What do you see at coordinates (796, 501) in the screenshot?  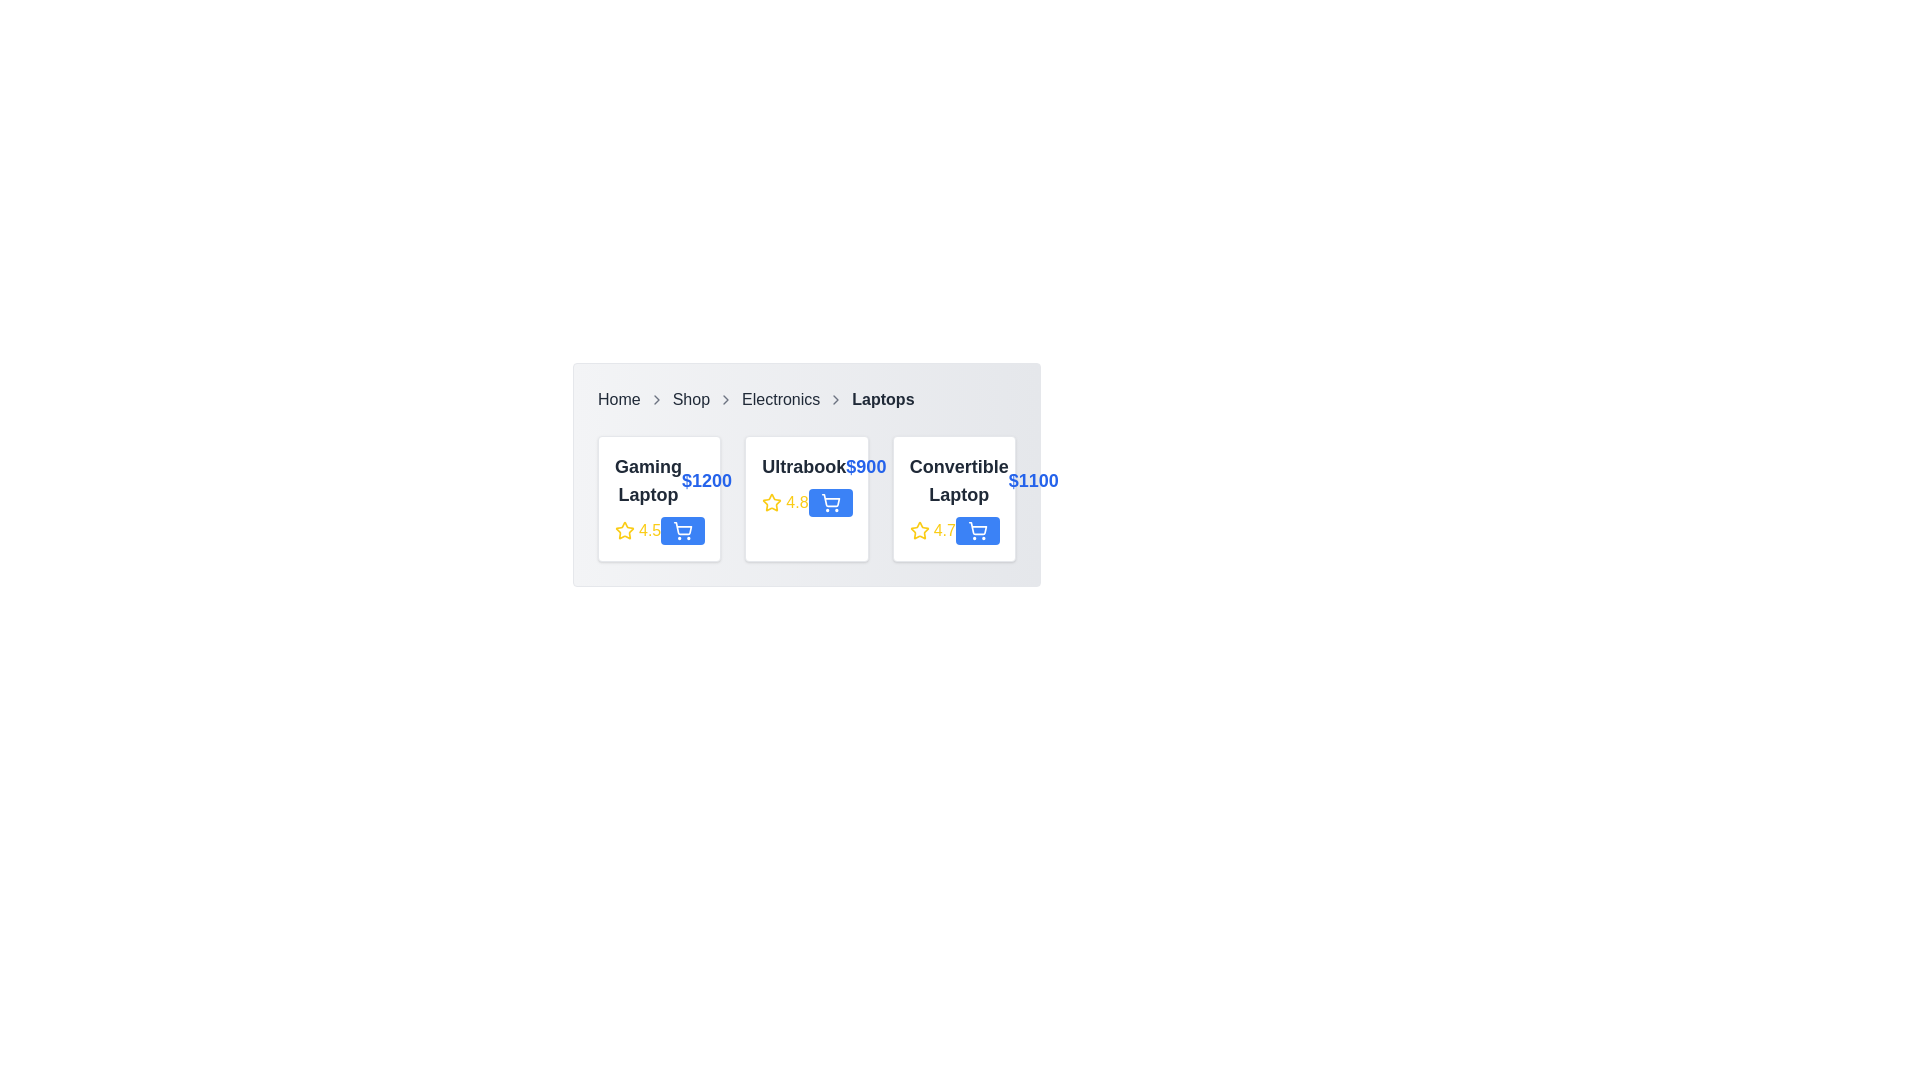 I see `the average user rating text label in the middle card, which is located between the star icon and the shopping cart icon` at bounding box center [796, 501].